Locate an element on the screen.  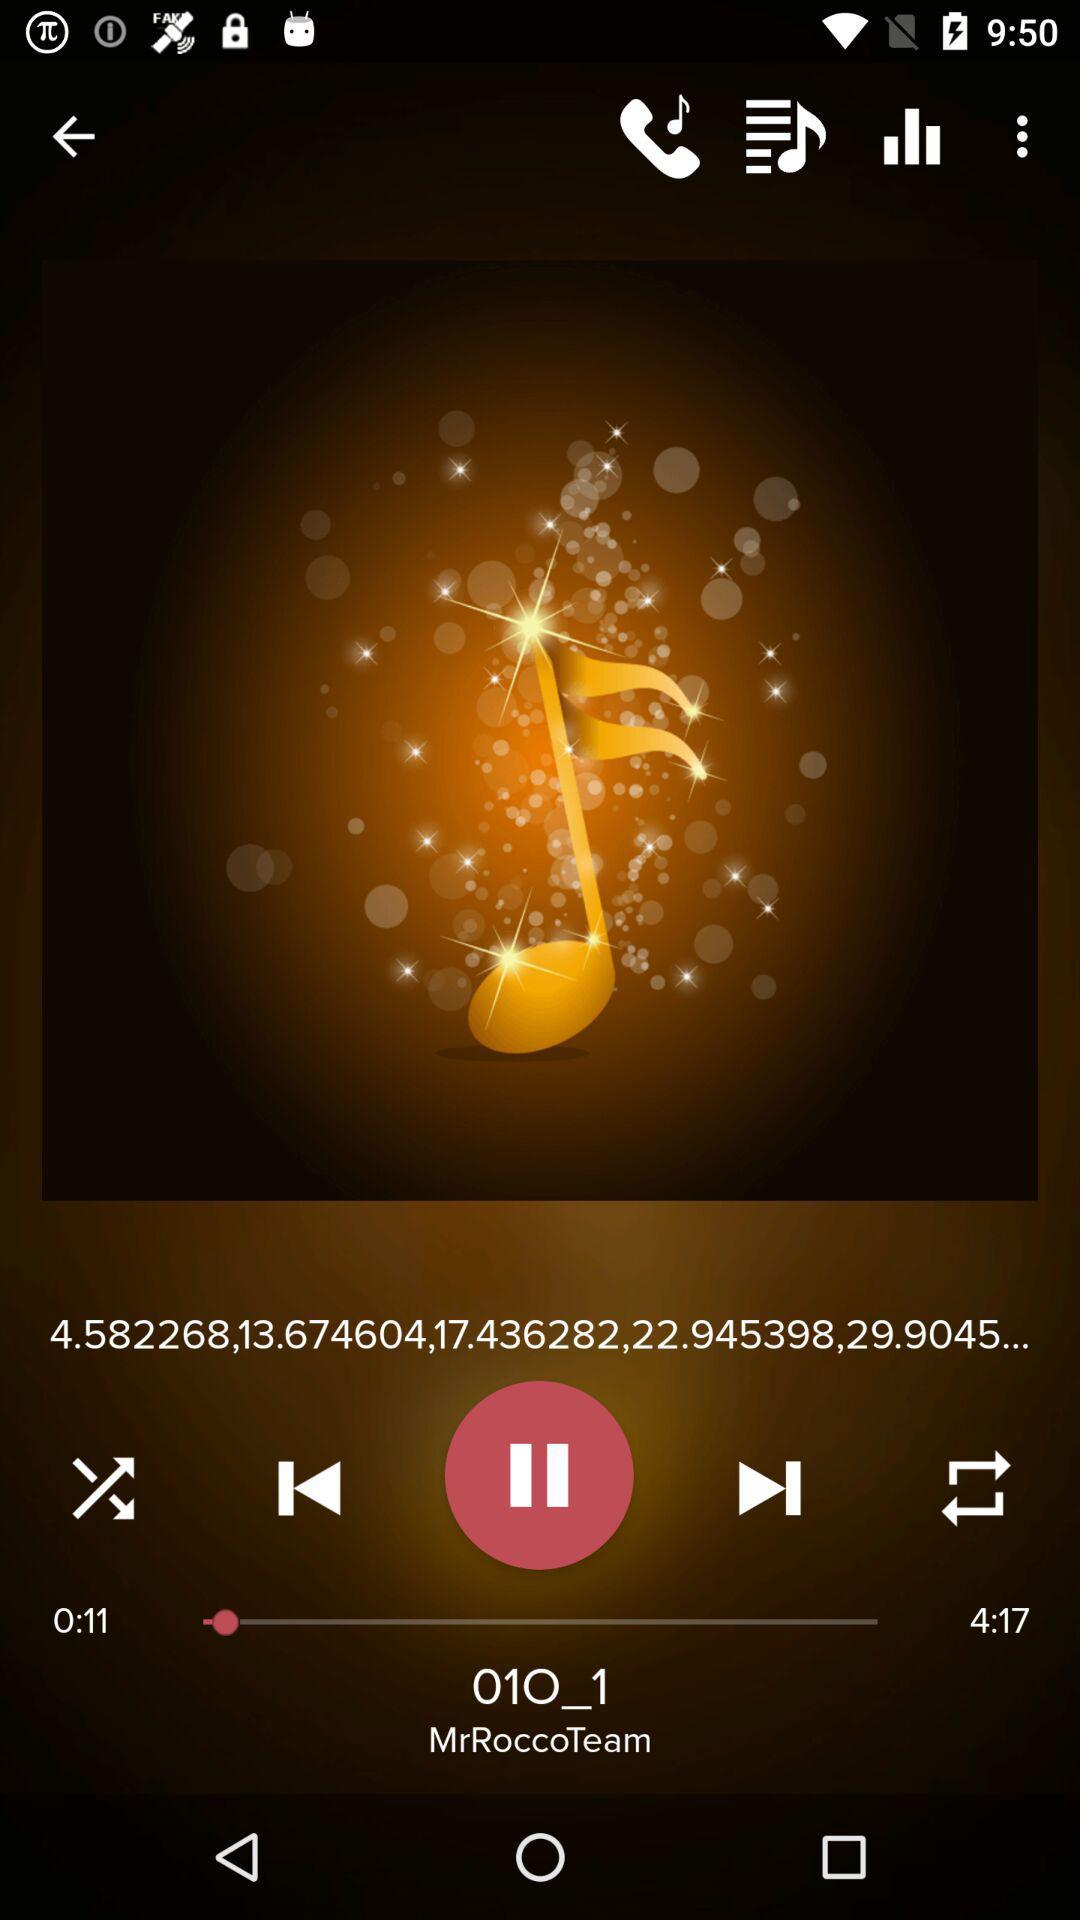
the skip_next icon is located at coordinates (768, 1488).